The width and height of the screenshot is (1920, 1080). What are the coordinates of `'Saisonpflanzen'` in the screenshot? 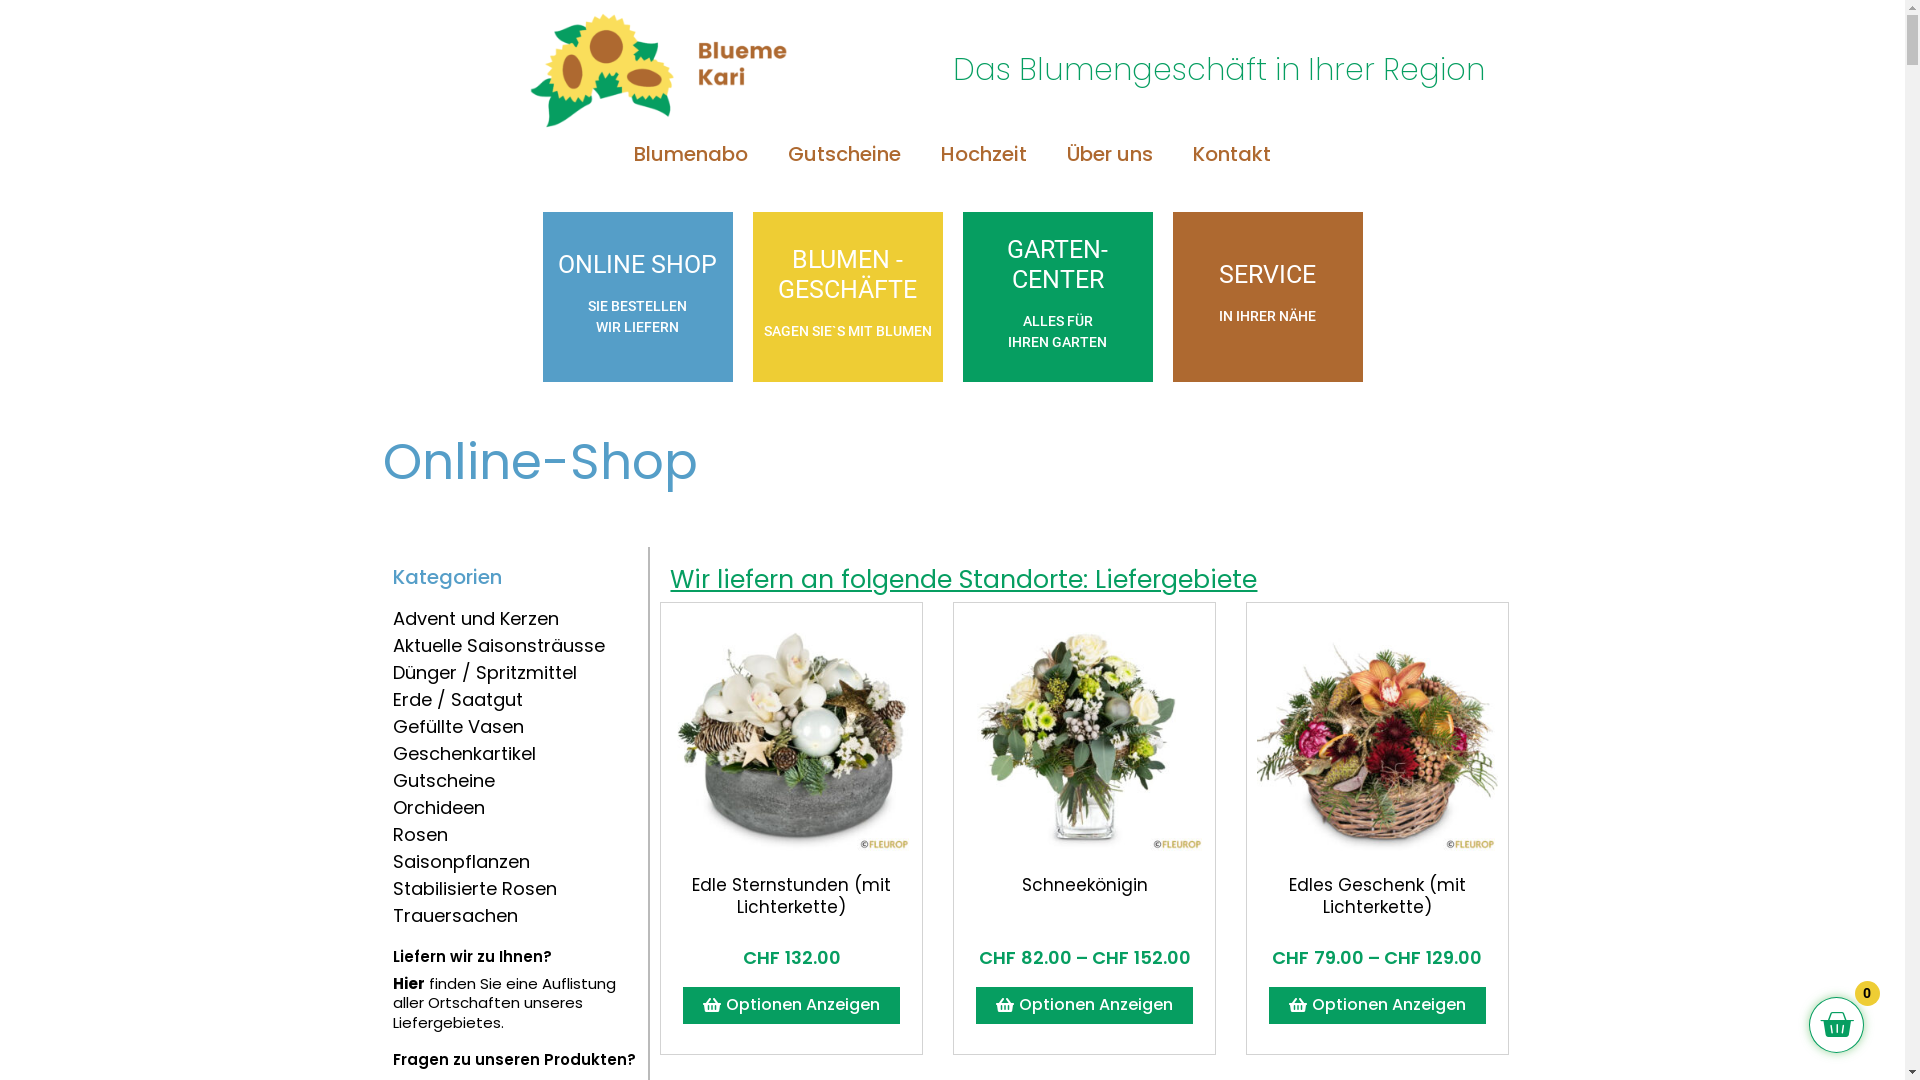 It's located at (459, 860).